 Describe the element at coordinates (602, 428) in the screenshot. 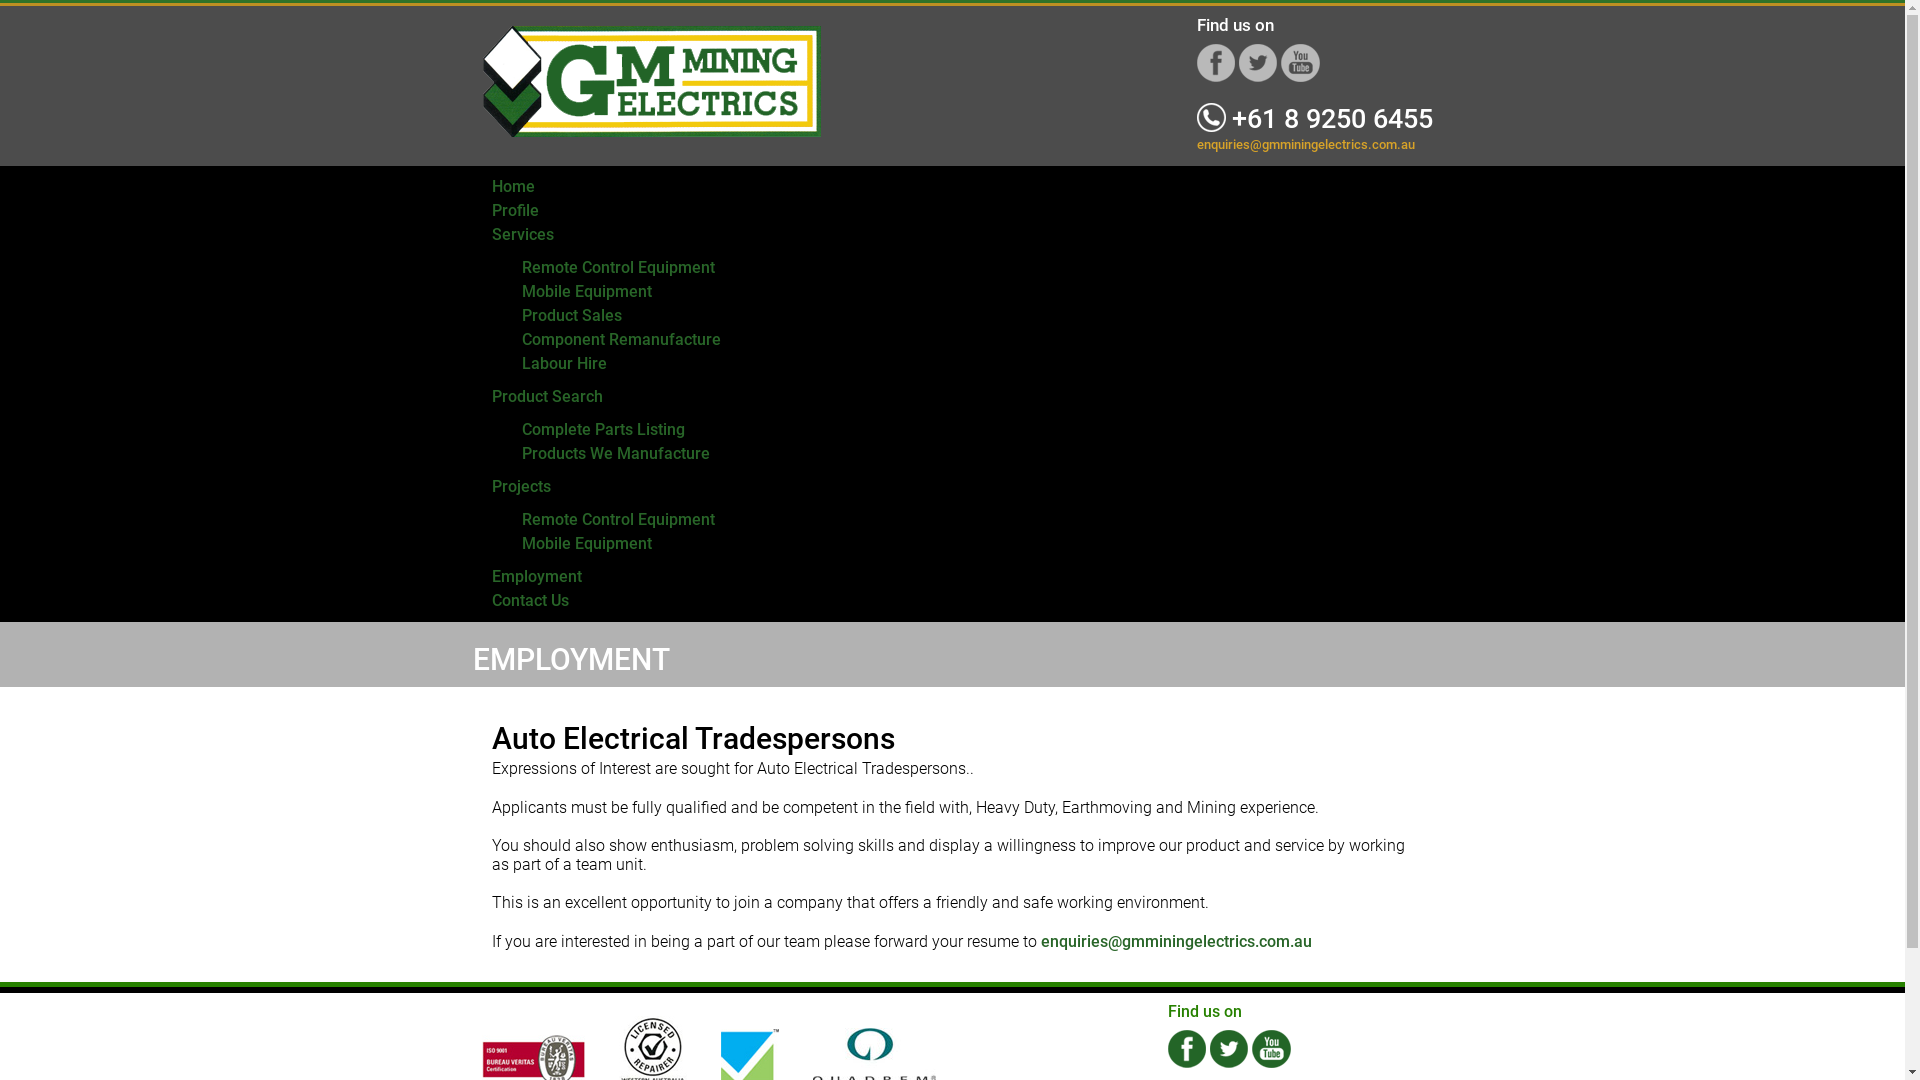

I see `'Complete Parts Listing'` at that location.